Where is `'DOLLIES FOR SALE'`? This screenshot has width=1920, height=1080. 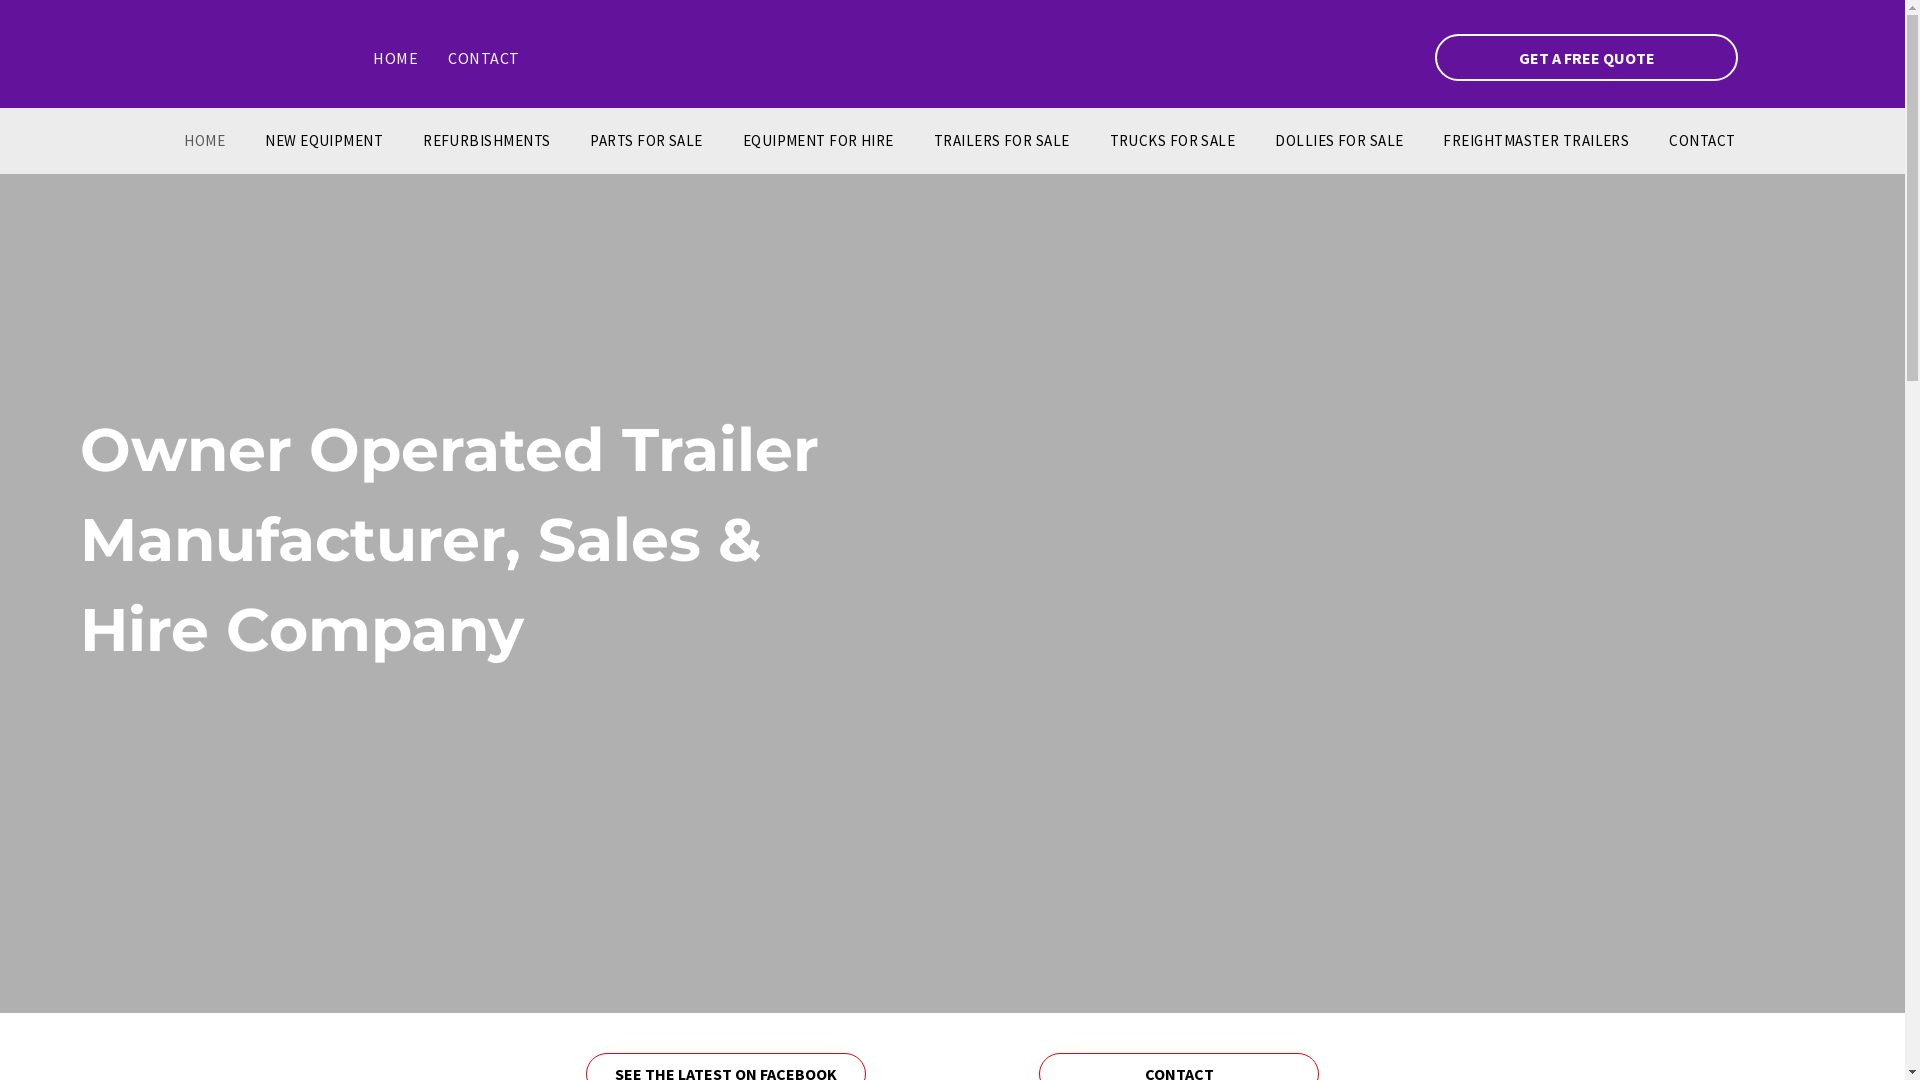
'DOLLIES FOR SALE' is located at coordinates (1339, 140).